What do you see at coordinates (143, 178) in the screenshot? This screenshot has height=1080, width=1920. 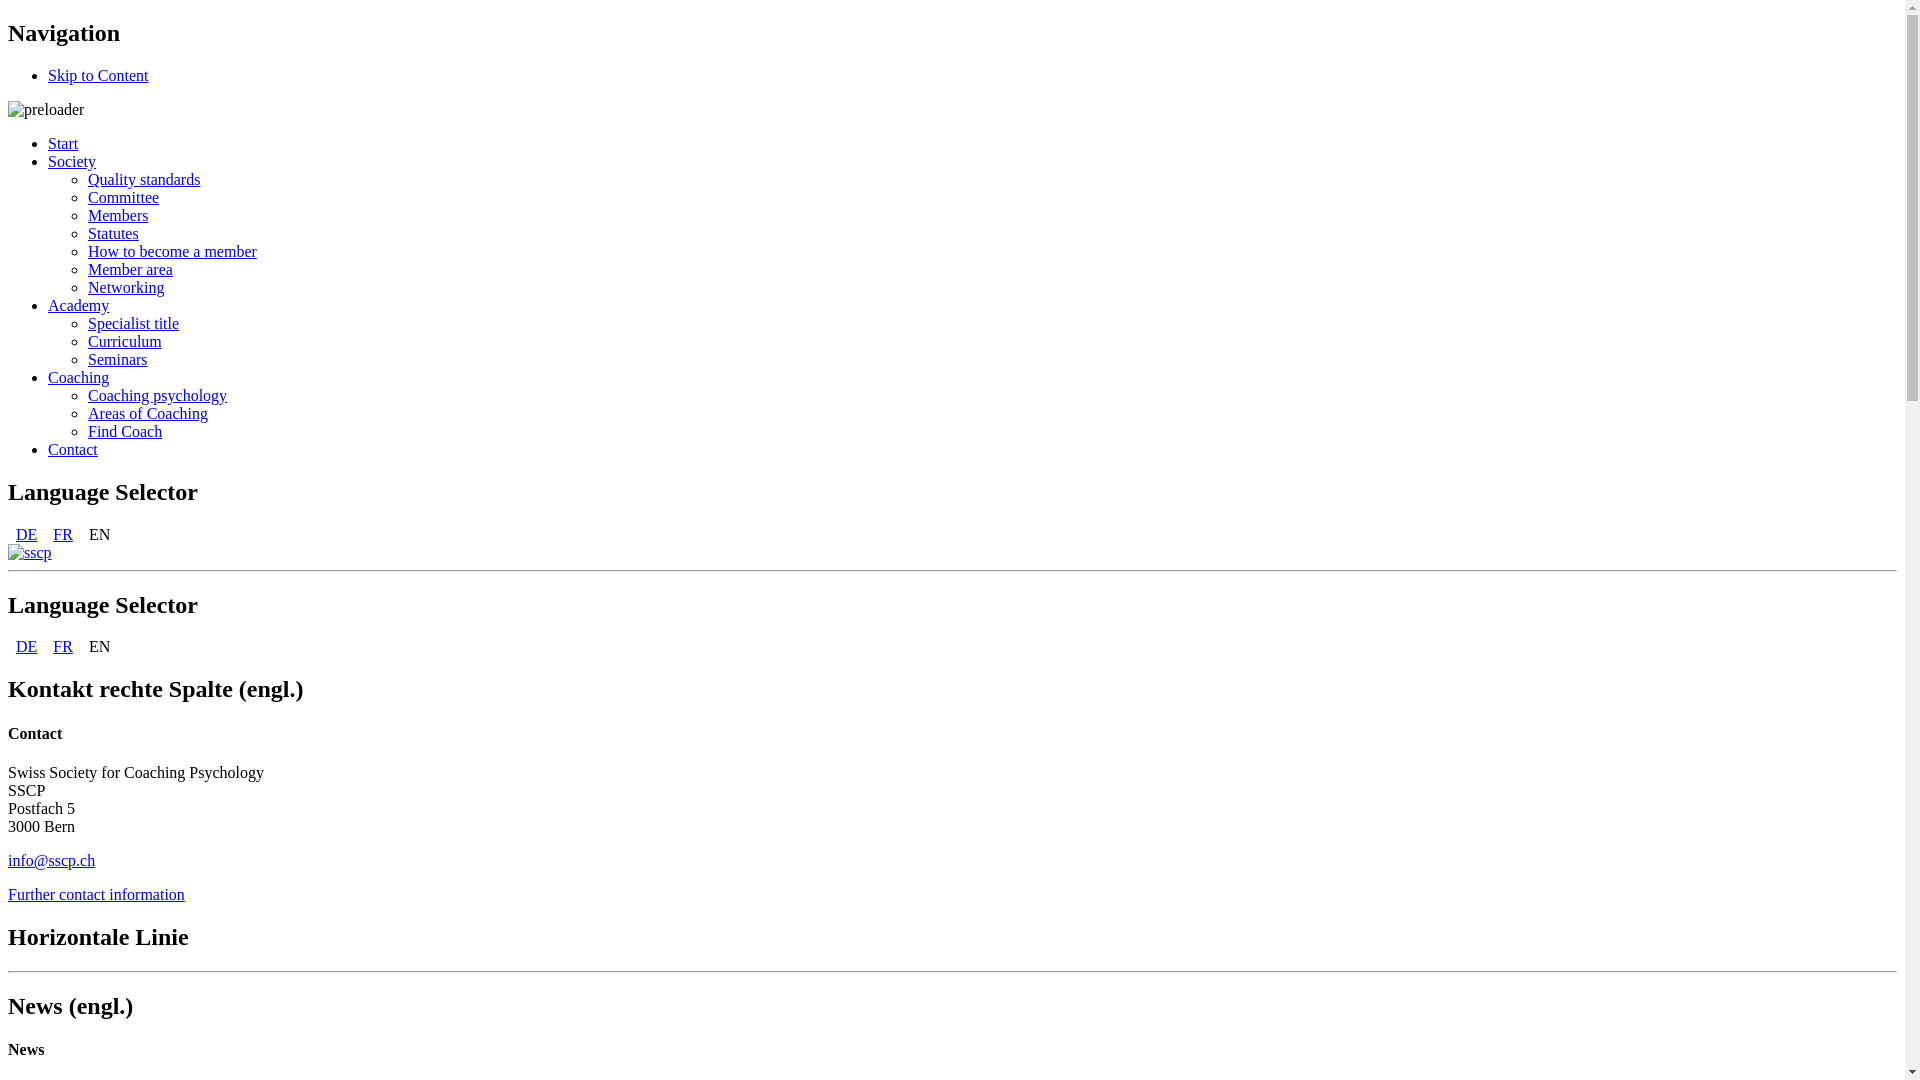 I see `'Quality standards'` at bounding box center [143, 178].